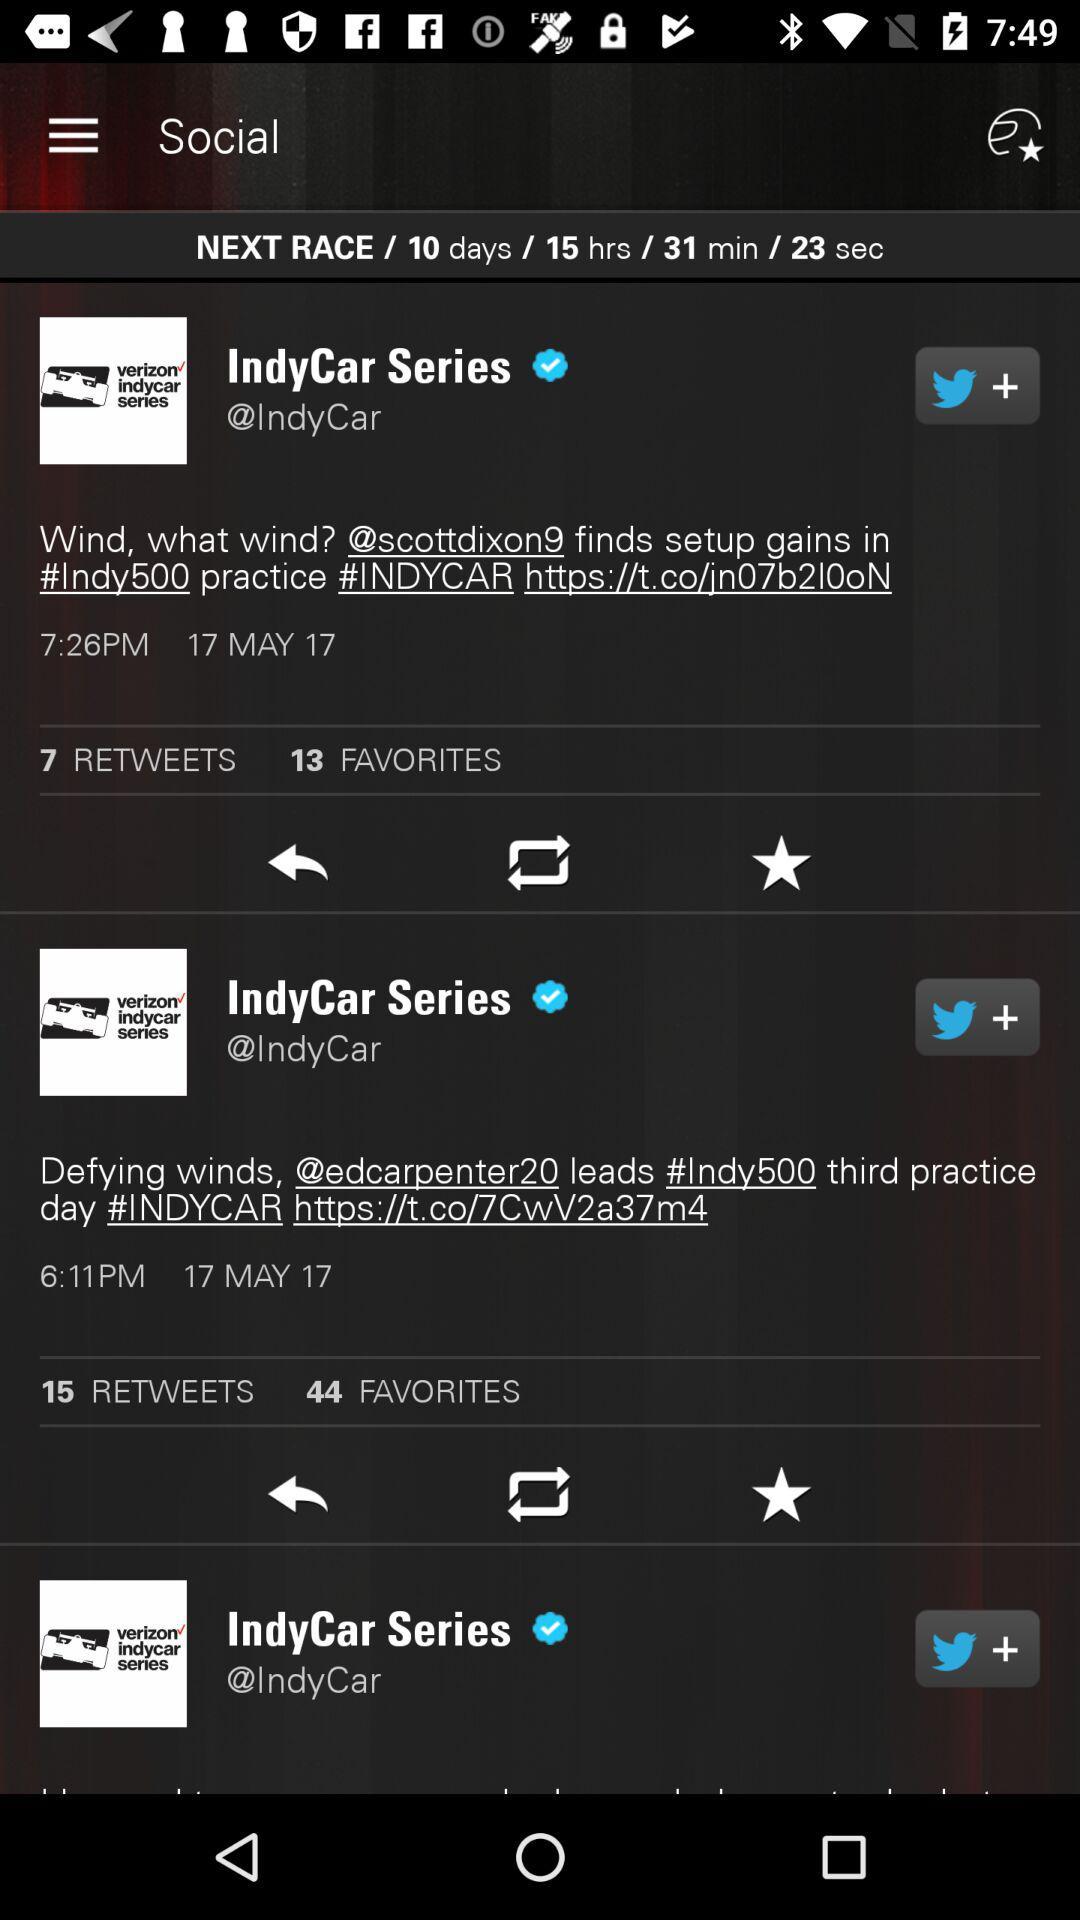 This screenshot has height=1920, width=1080. Describe the element at coordinates (538, 1500) in the screenshot. I see `shuffle` at that location.